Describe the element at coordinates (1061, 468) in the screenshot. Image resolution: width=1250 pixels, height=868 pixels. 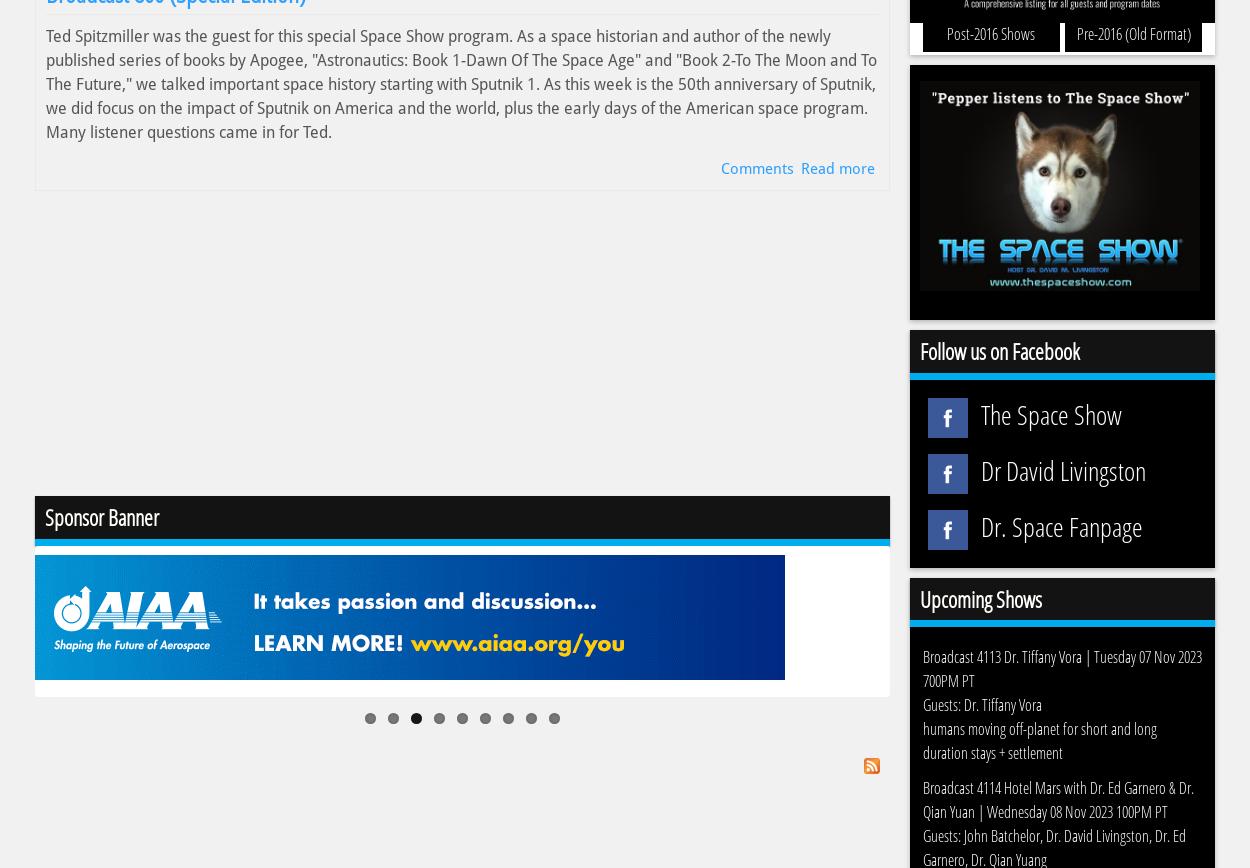
I see `'Dr David Livingston'` at that location.